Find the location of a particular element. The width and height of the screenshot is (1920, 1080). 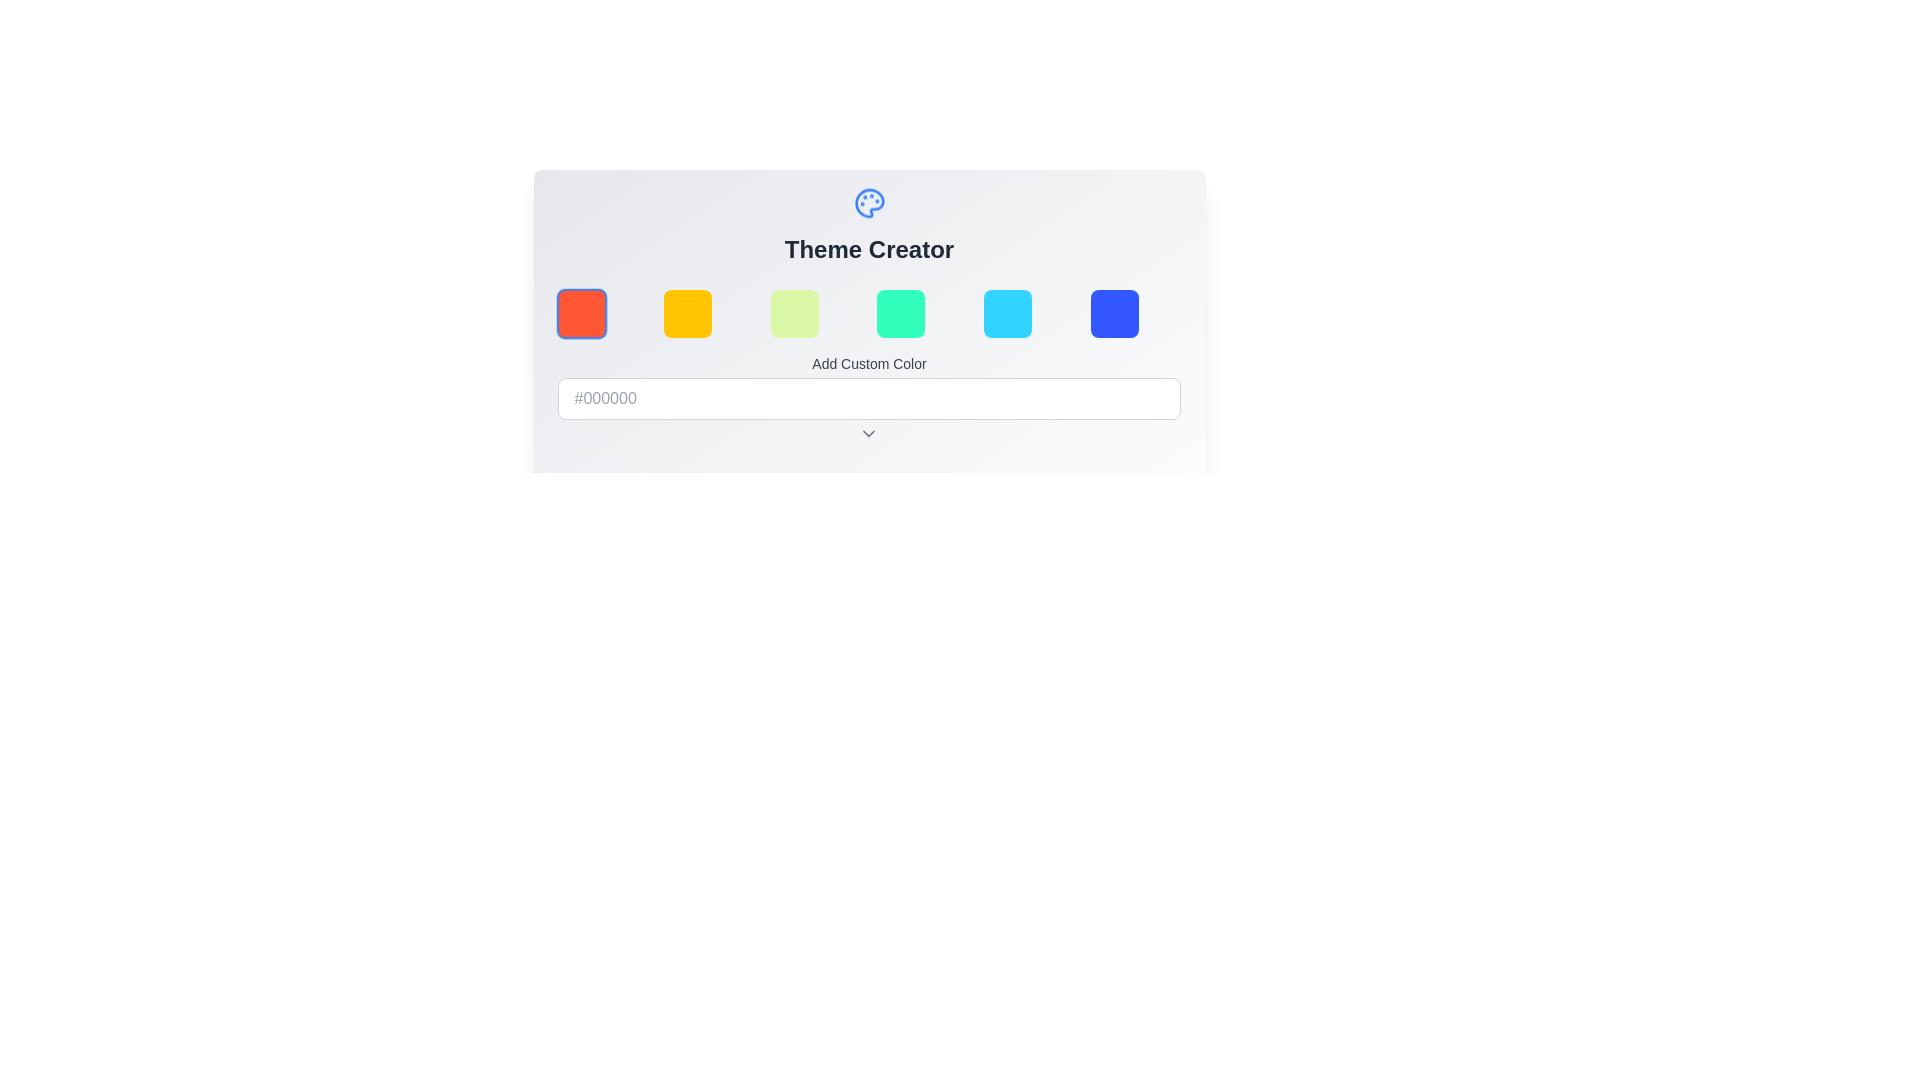

the descriptive label for the custom color input field, which is positioned directly above the input field and centered horizontally is located at coordinates (869, 363).